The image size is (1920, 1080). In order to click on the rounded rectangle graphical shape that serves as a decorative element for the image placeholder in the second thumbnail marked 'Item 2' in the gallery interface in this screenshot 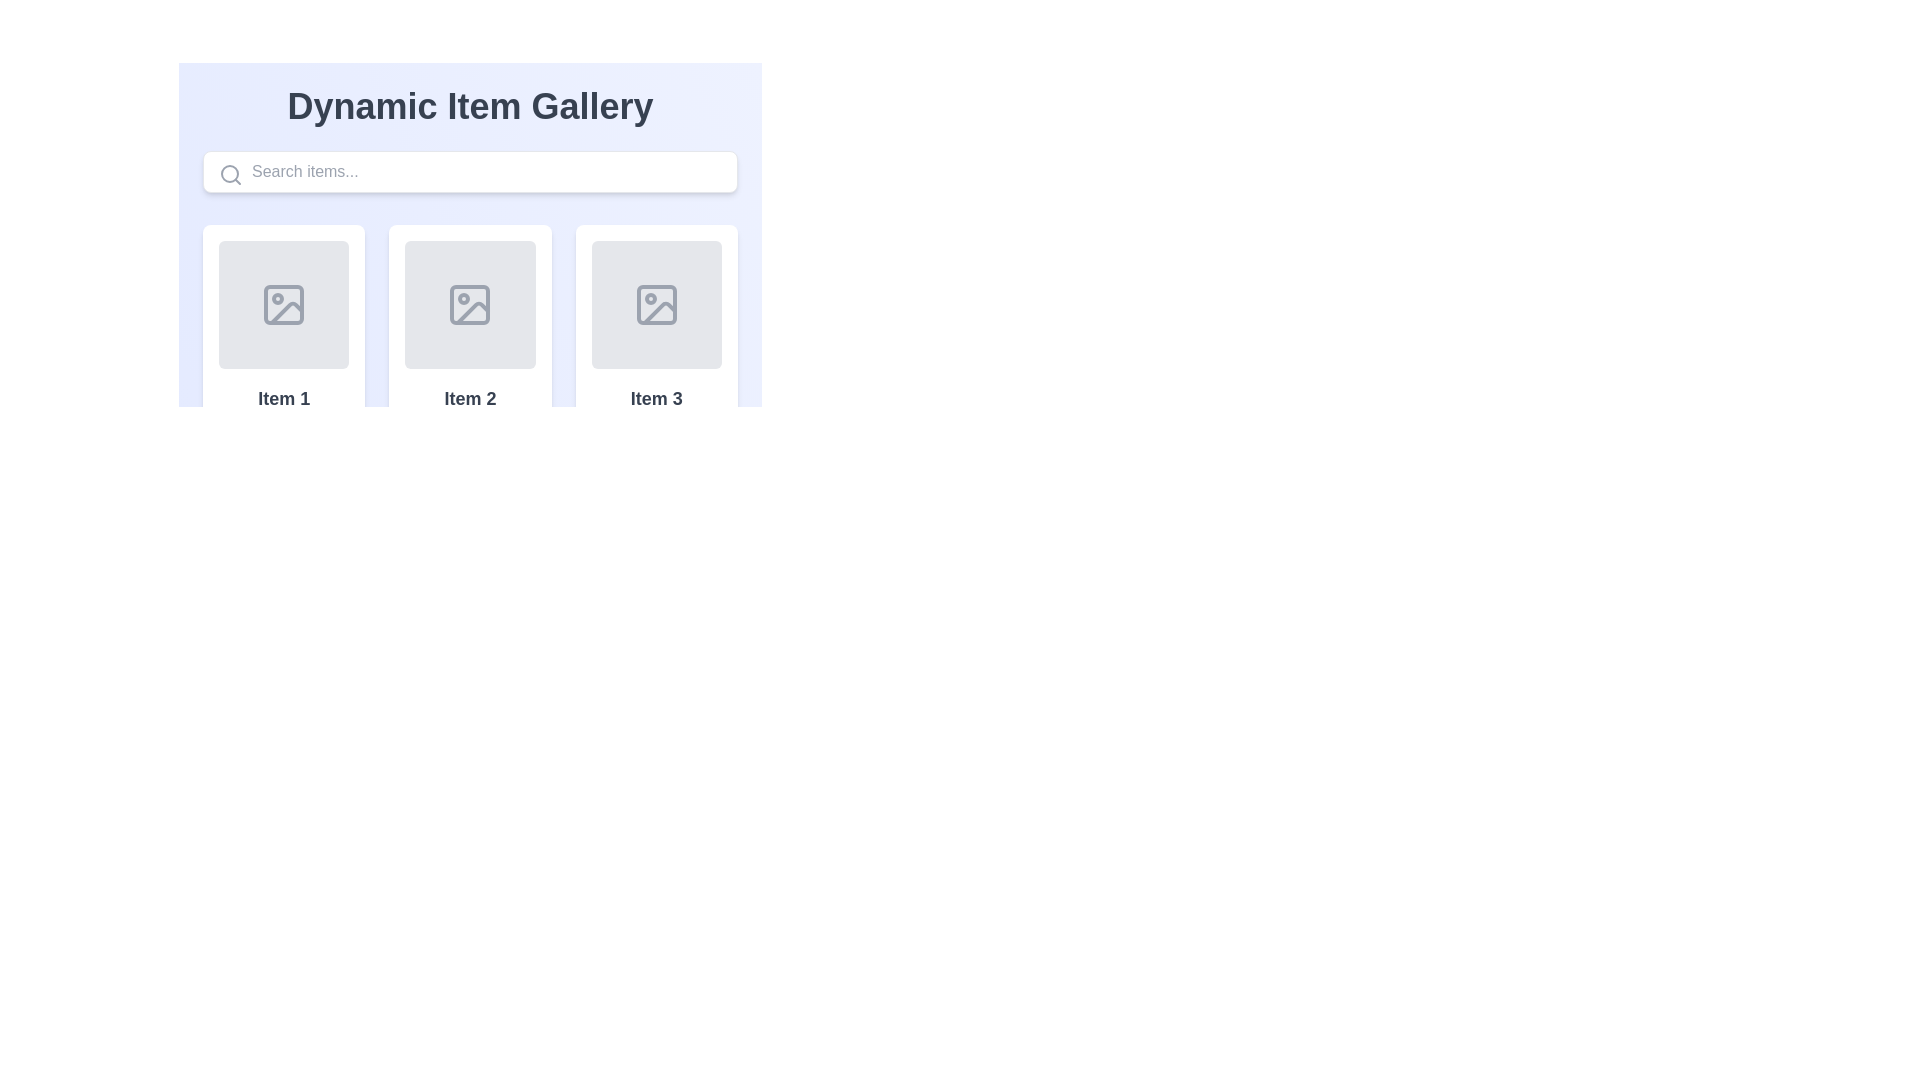, I will do `click(469, 304)`.